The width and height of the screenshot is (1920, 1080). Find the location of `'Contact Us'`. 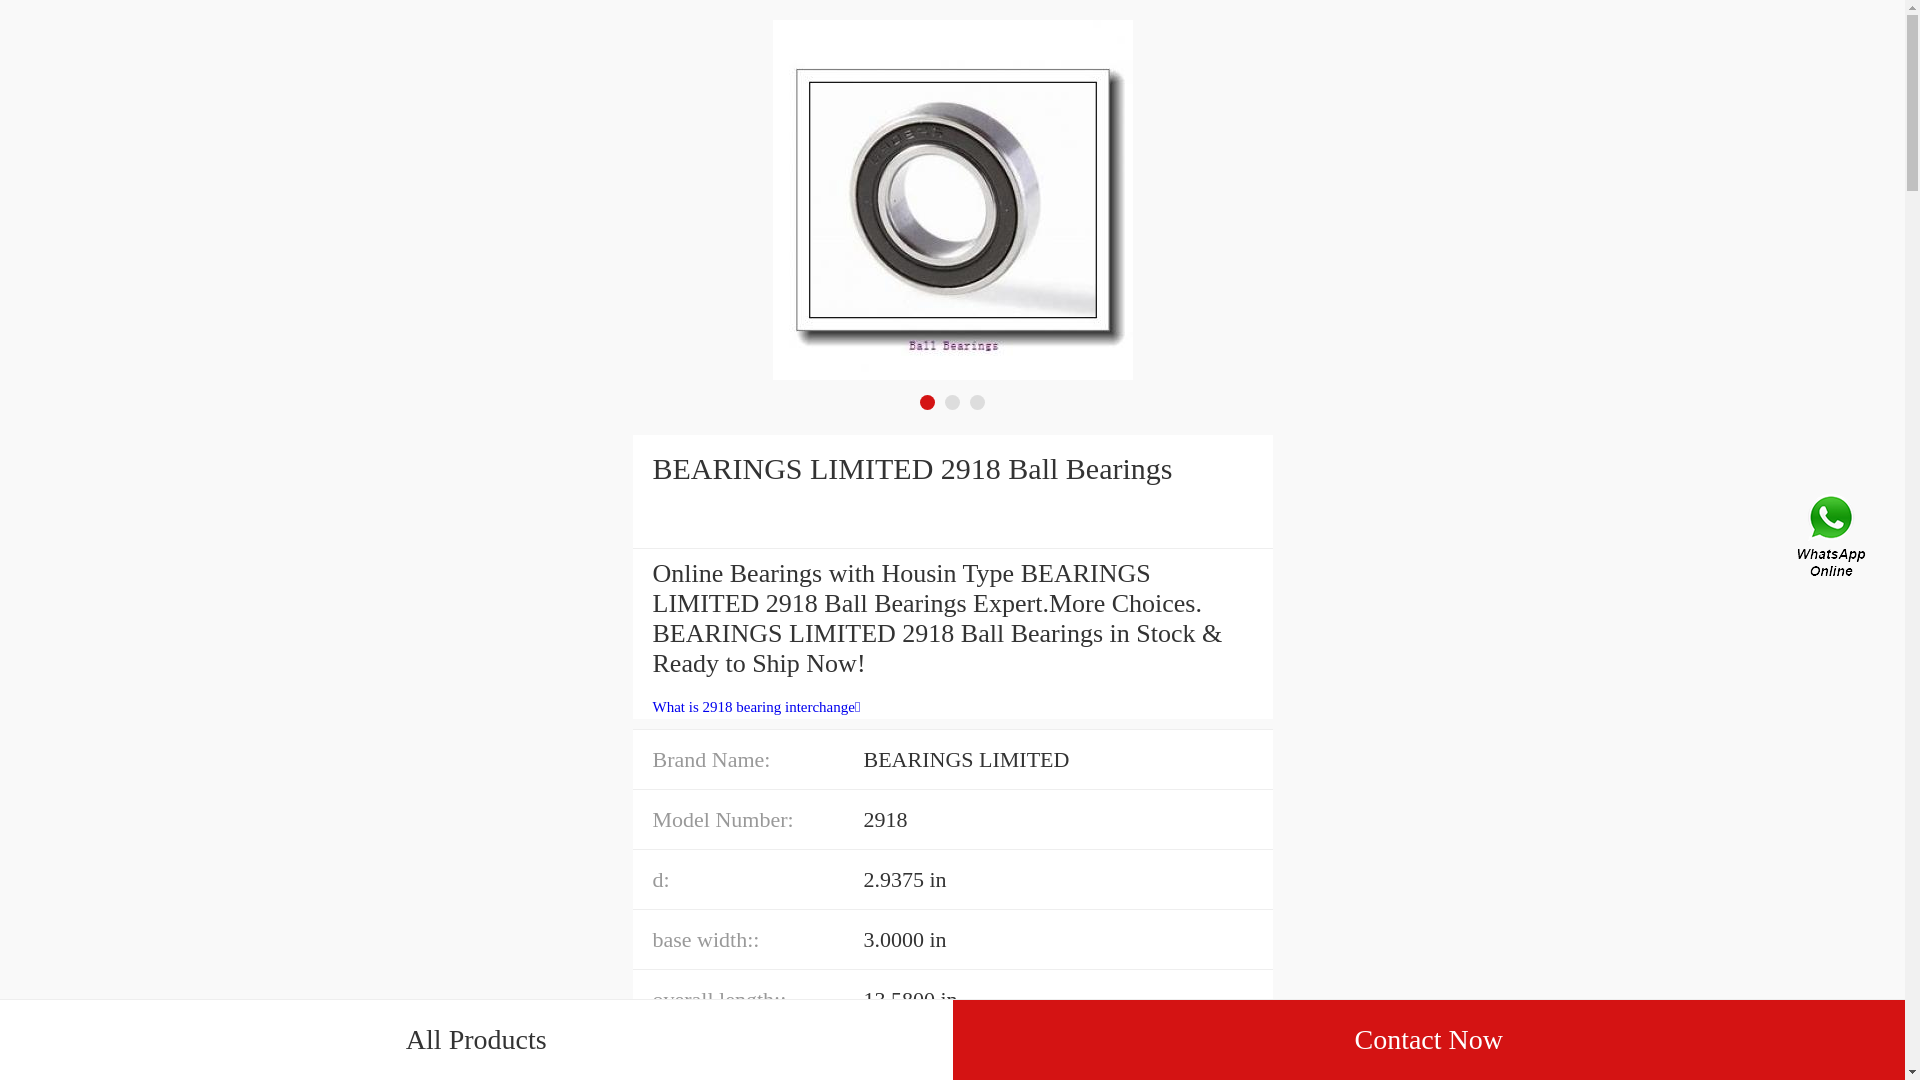

'Contact Us' is located at coordinates (1795, 540).